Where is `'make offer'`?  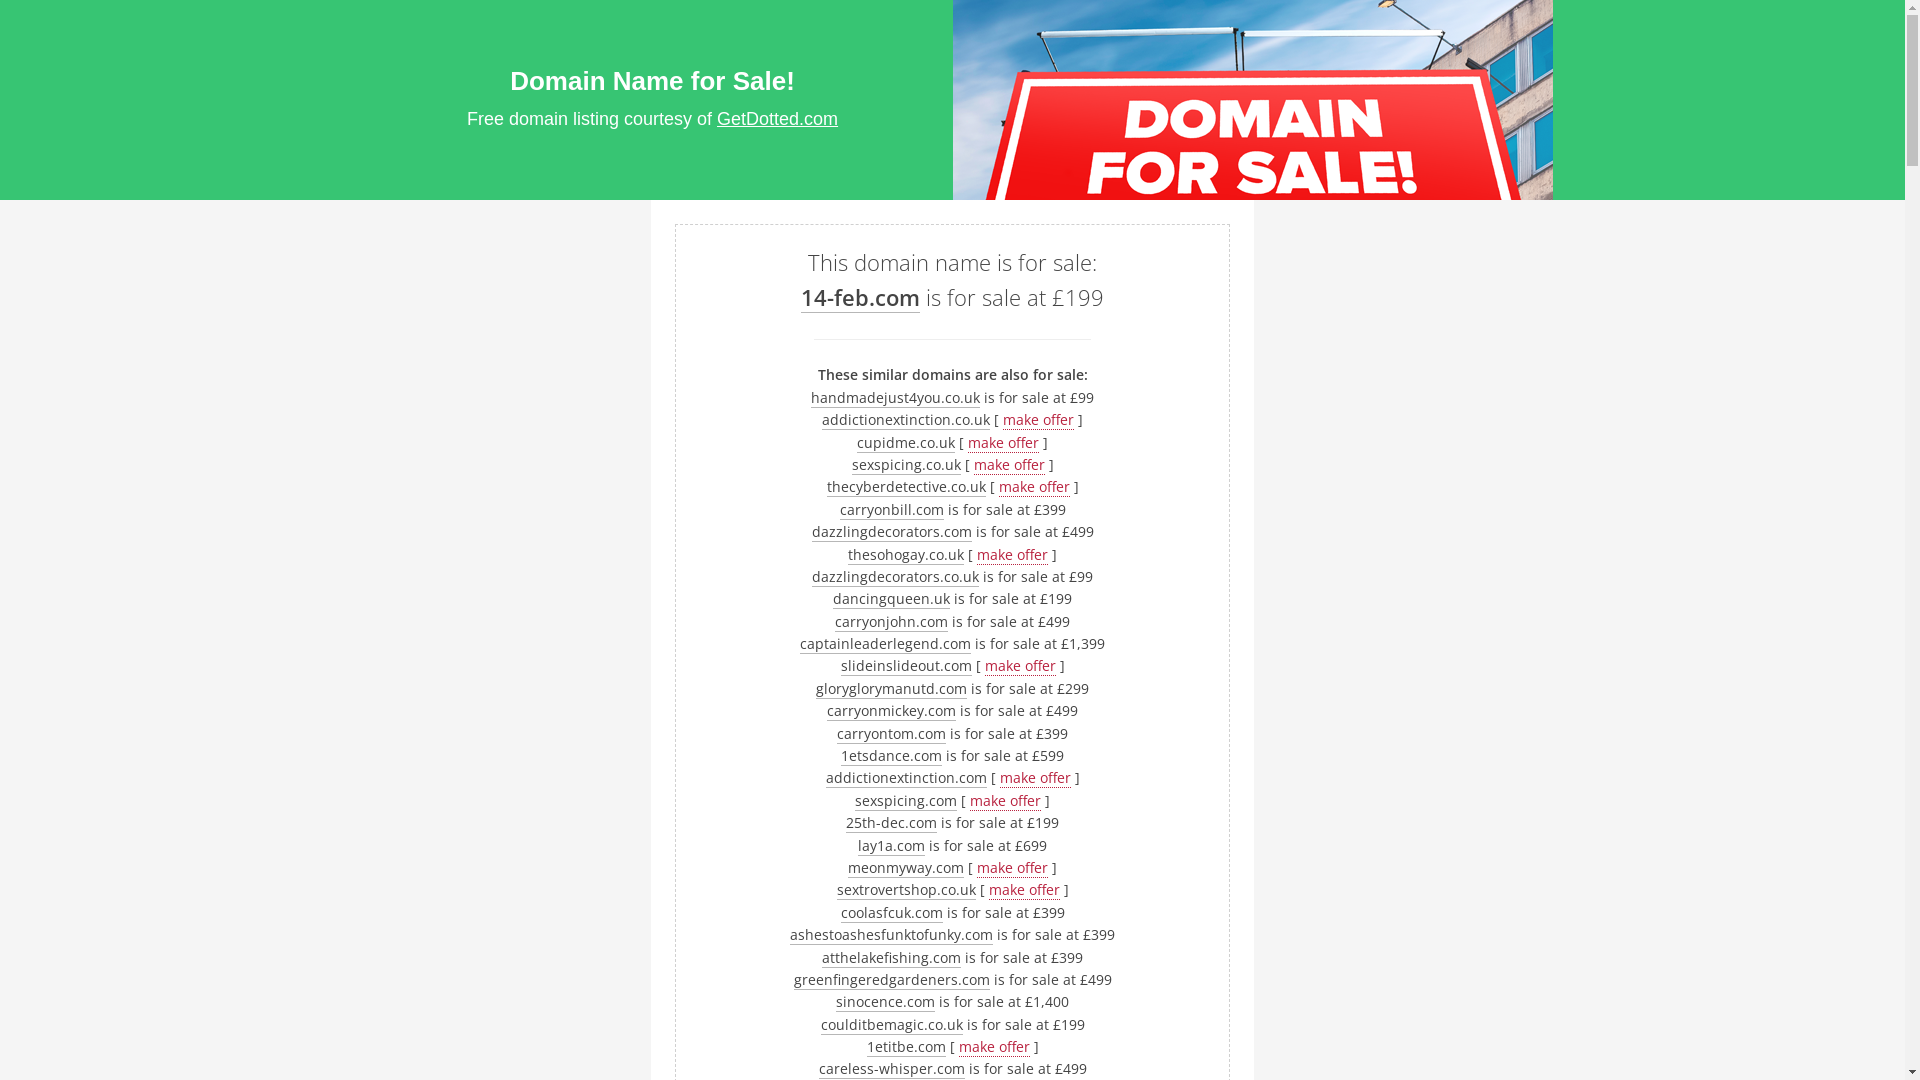 'make offer' is located at coordinates (1038, 419).